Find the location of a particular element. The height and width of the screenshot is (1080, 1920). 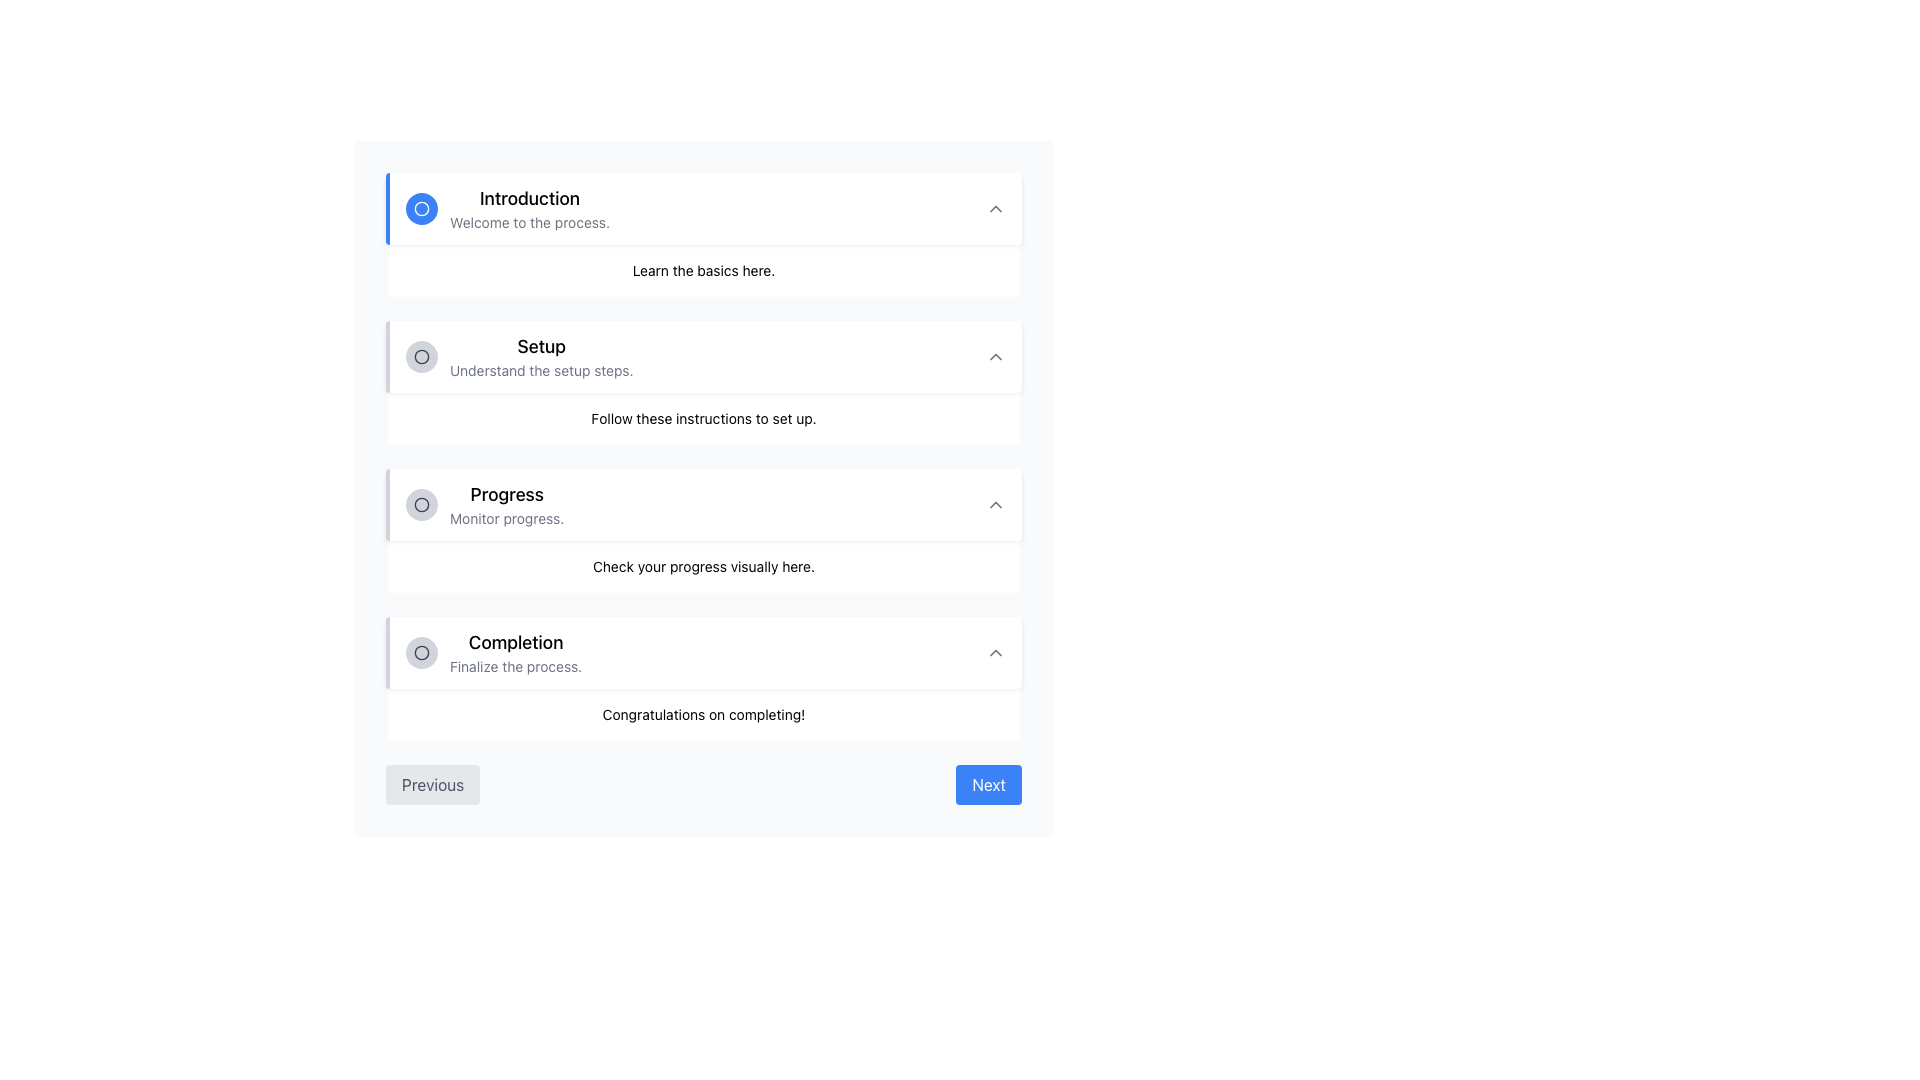

description of the Step titled 'Setup' with the subtitle 'Understand the setup steps.' located in the second row of the vertical list is located at coordinates (541, 356).